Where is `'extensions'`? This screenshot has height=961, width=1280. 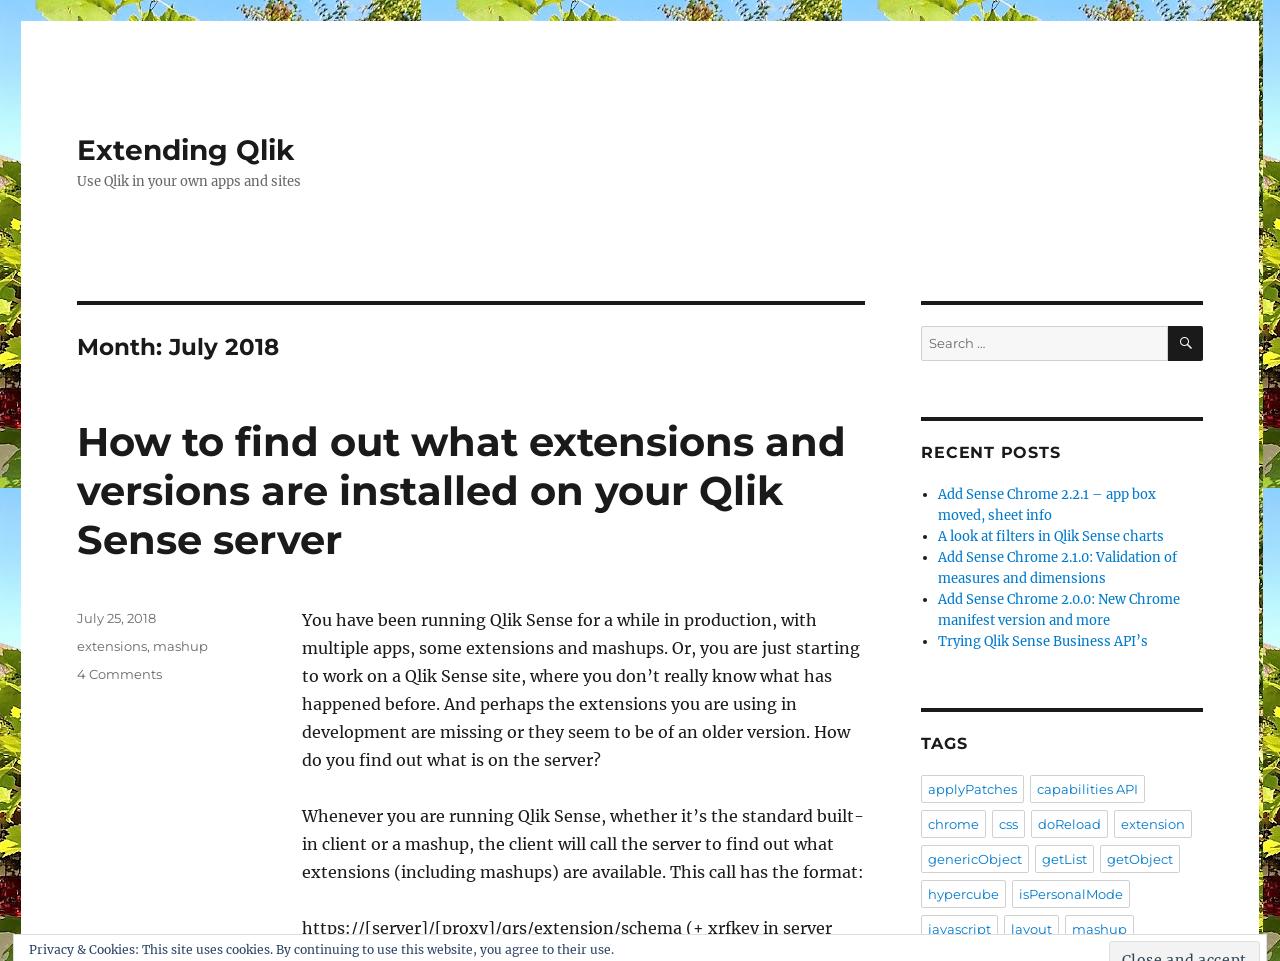
'extensions' is located at coordinates (111, 644).